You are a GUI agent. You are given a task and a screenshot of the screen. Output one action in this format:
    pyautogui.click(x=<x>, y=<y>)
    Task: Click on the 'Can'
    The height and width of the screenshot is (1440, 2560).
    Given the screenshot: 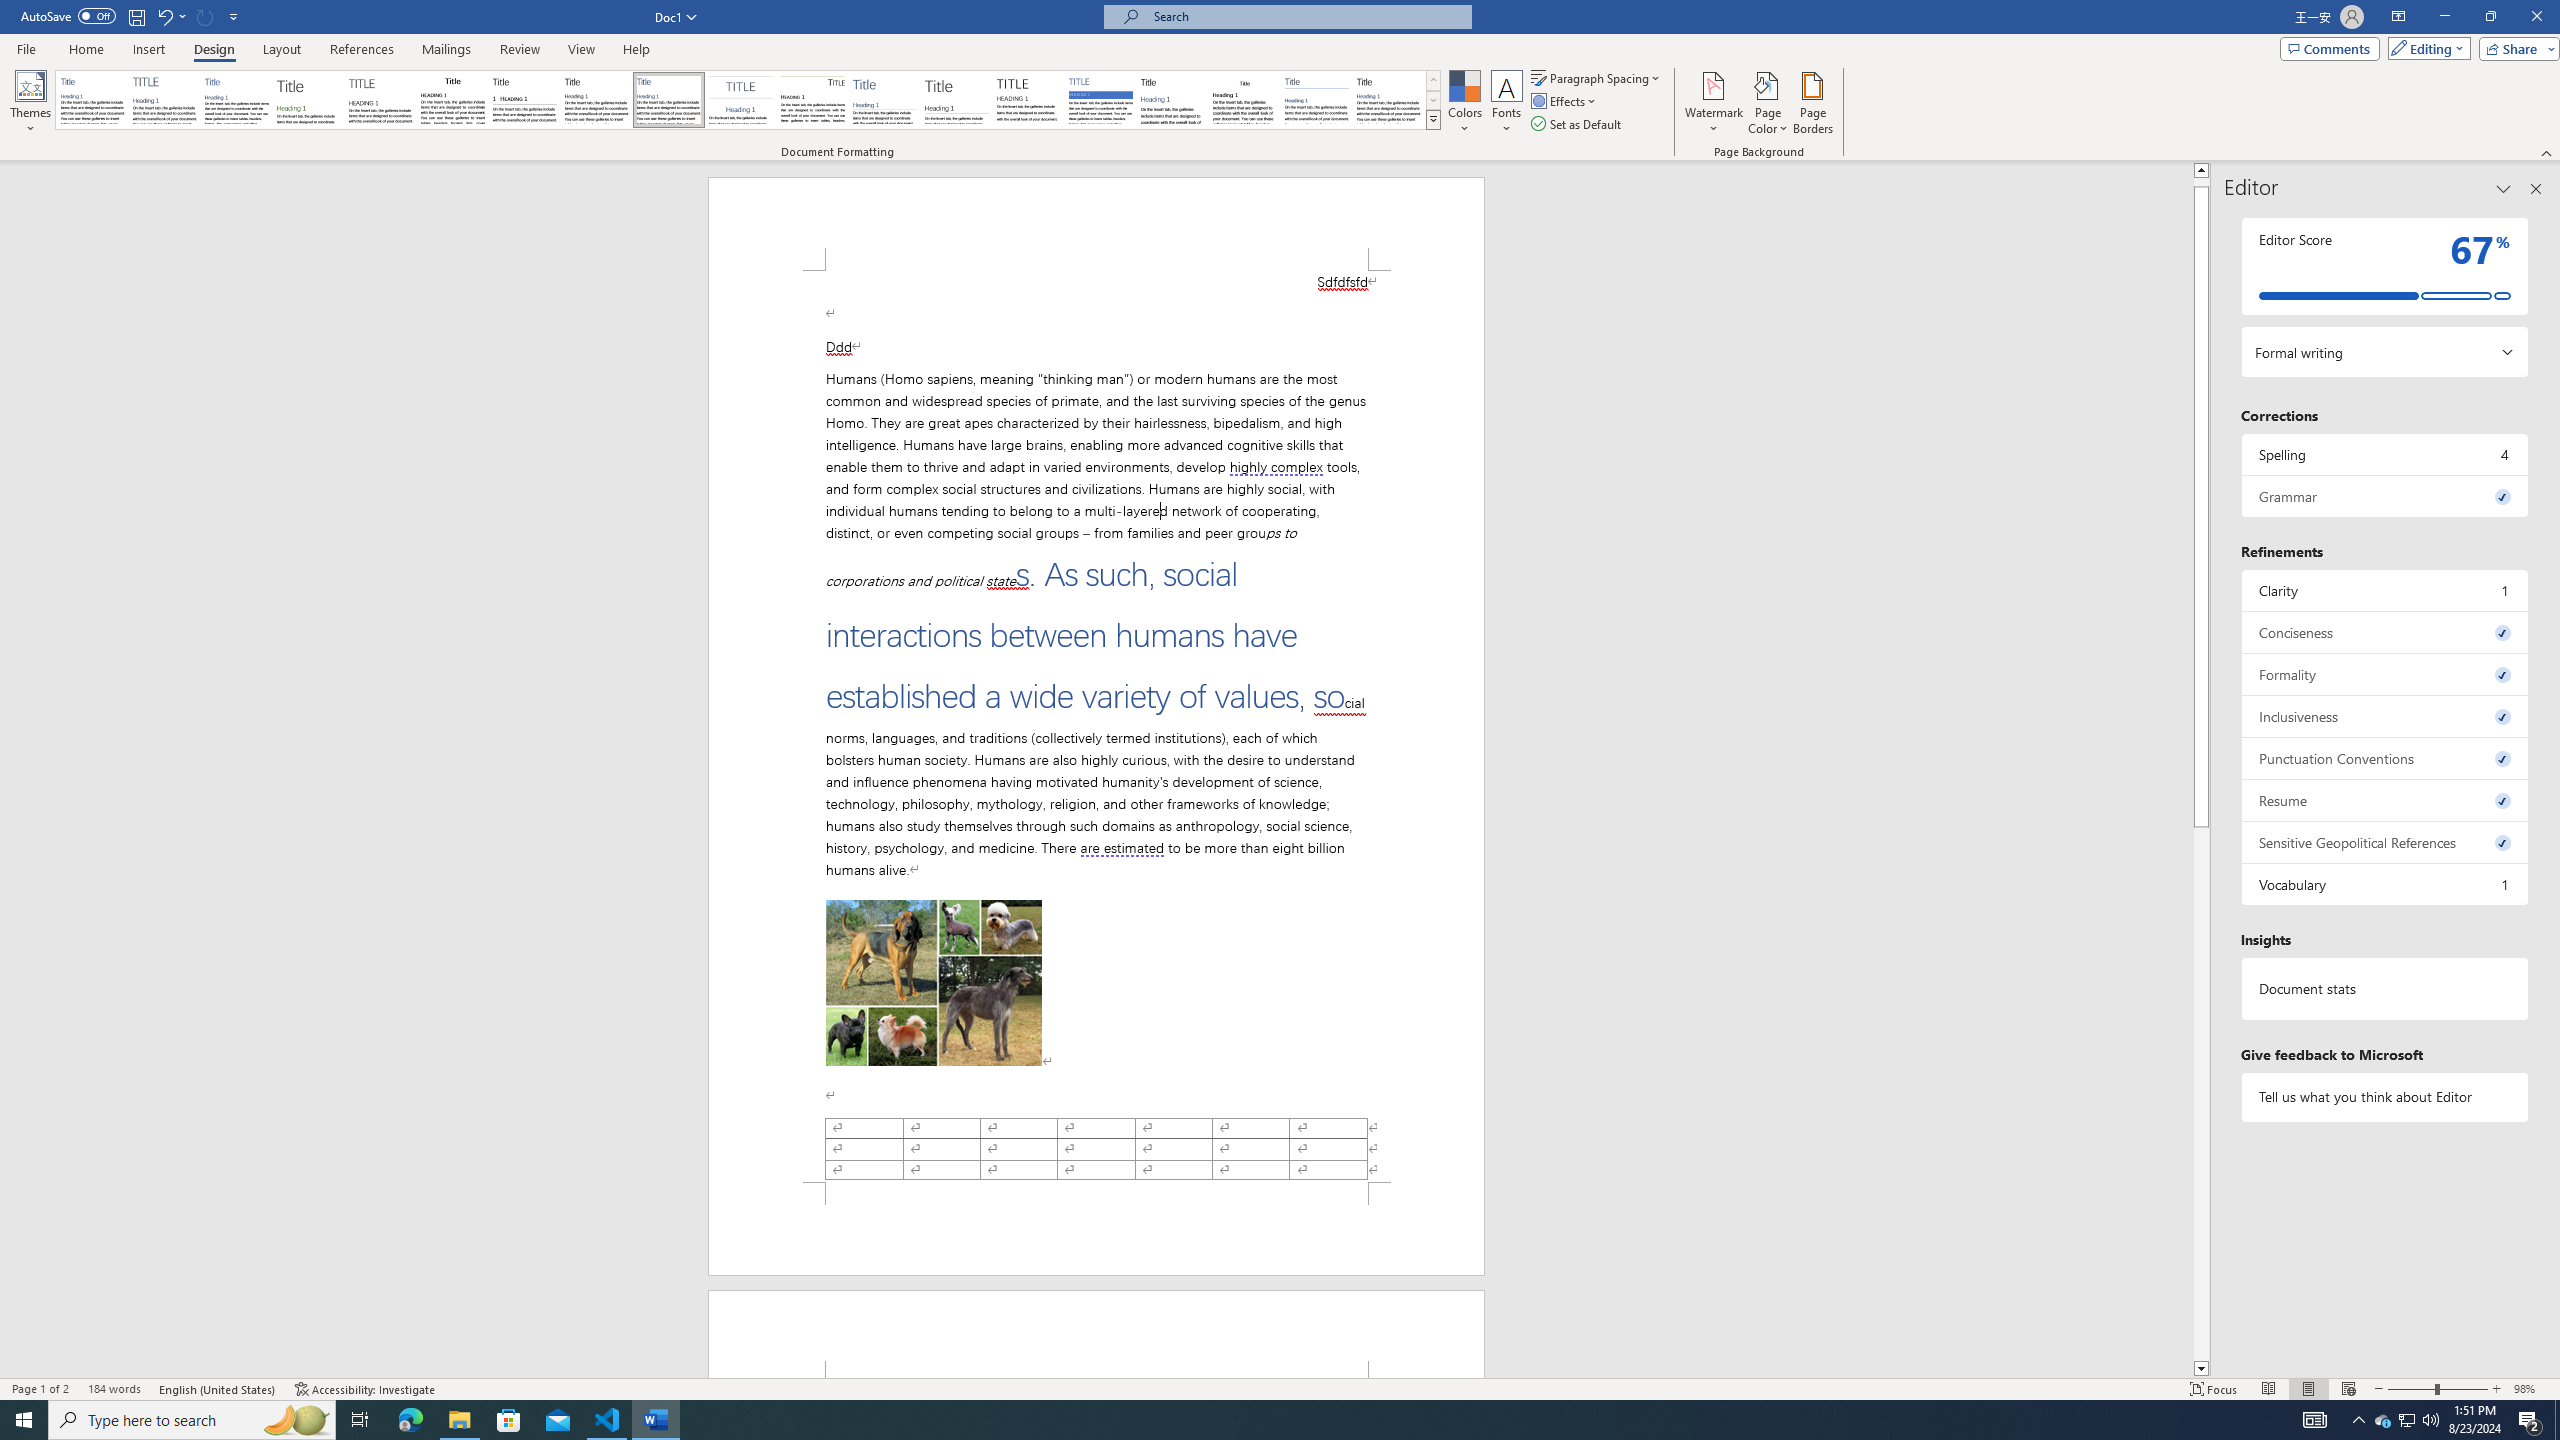 What is the action you would take?
    pyautogui.click(x=205, y=15)
    